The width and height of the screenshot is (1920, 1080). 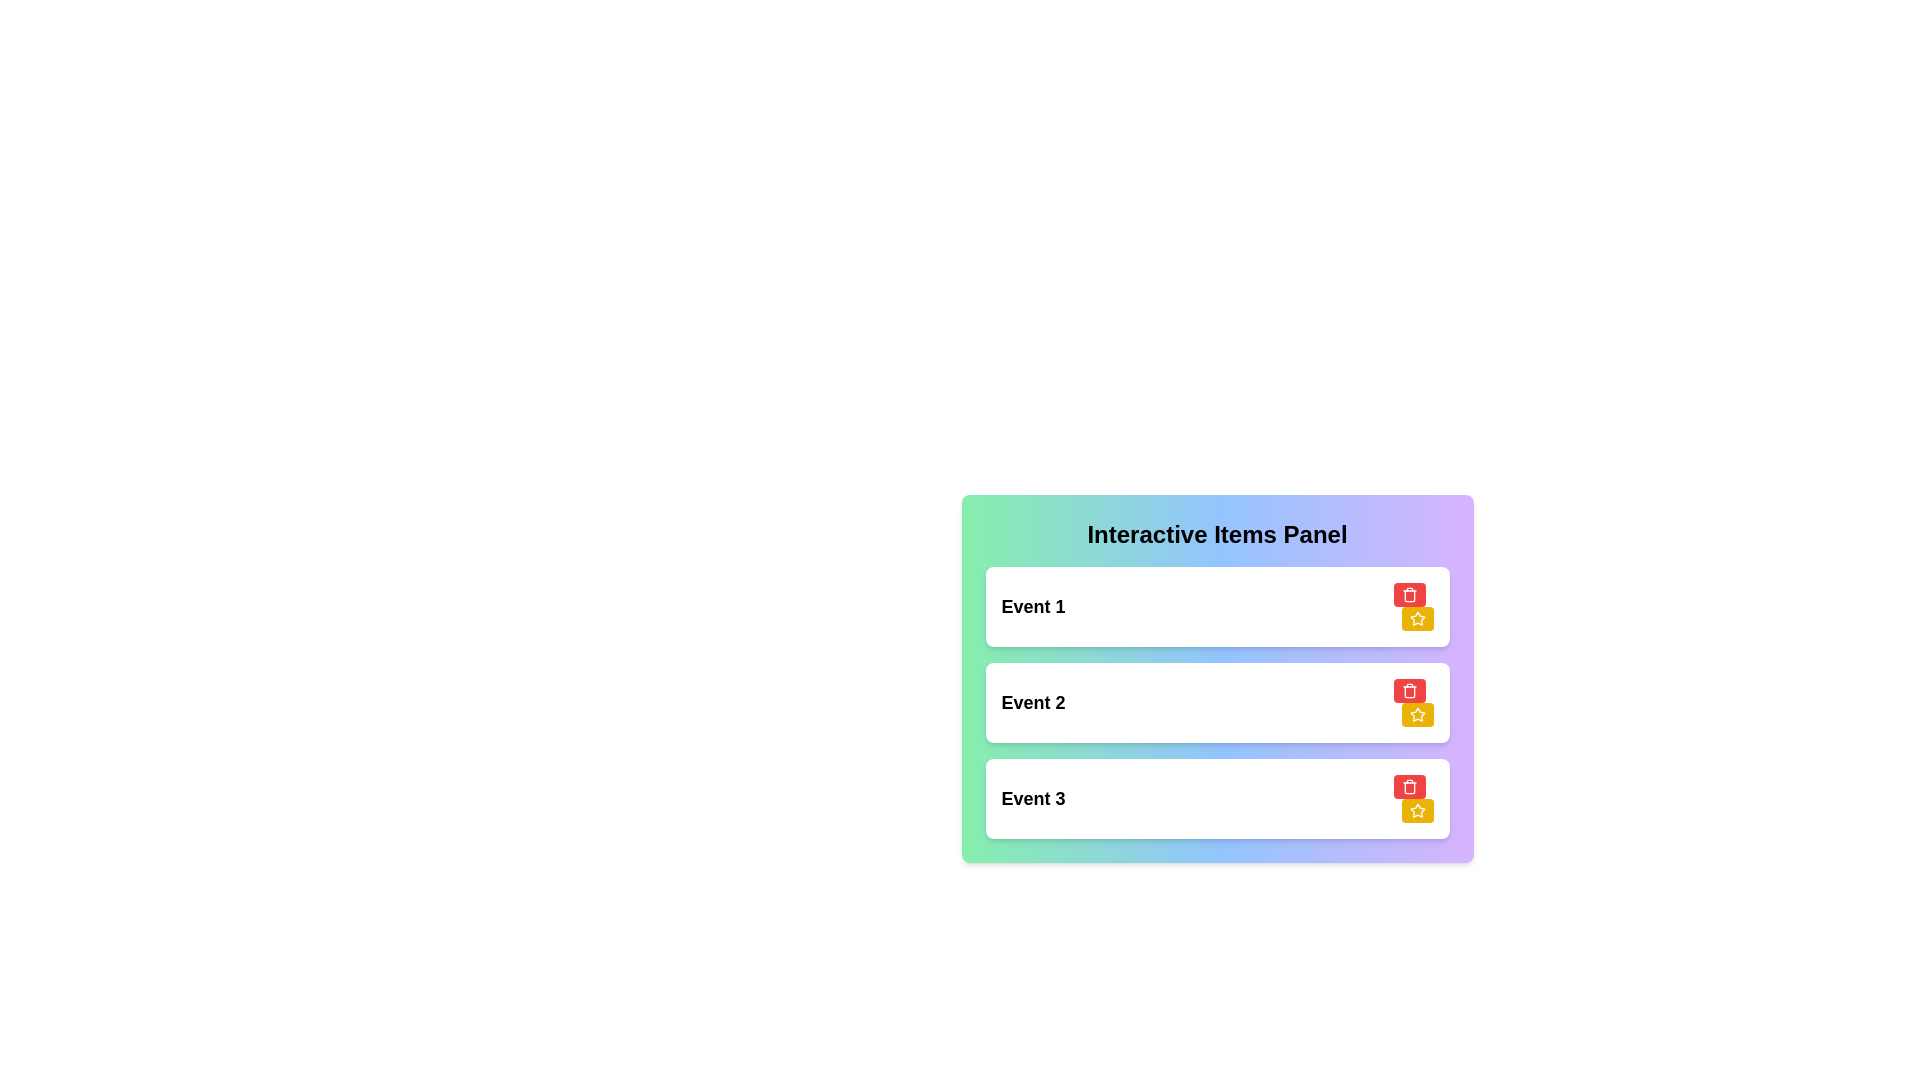 I want to click on the star-shaped button/icon located in the 'Event 2' section of the 'Interactive Items Panel', so click(x=1416, y=713).